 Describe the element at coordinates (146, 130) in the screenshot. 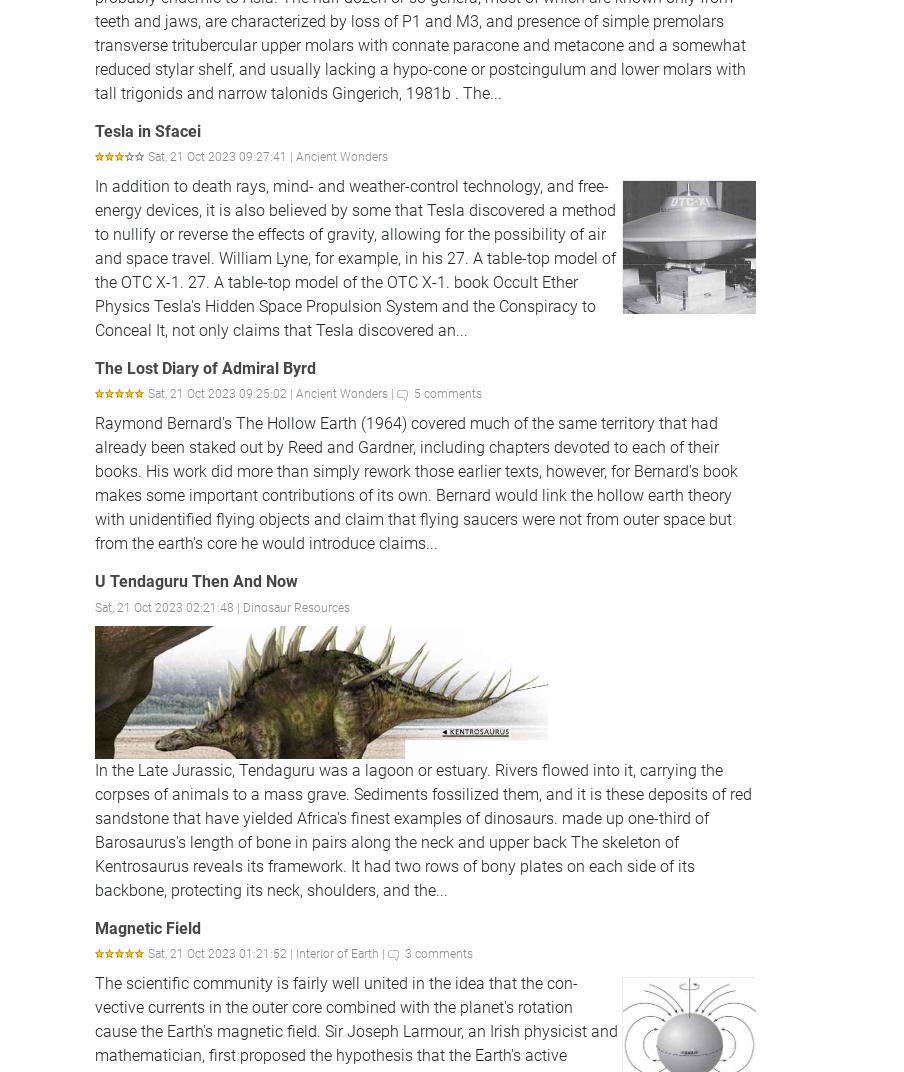

I see `'Tesla in Sfacei'` at that location.